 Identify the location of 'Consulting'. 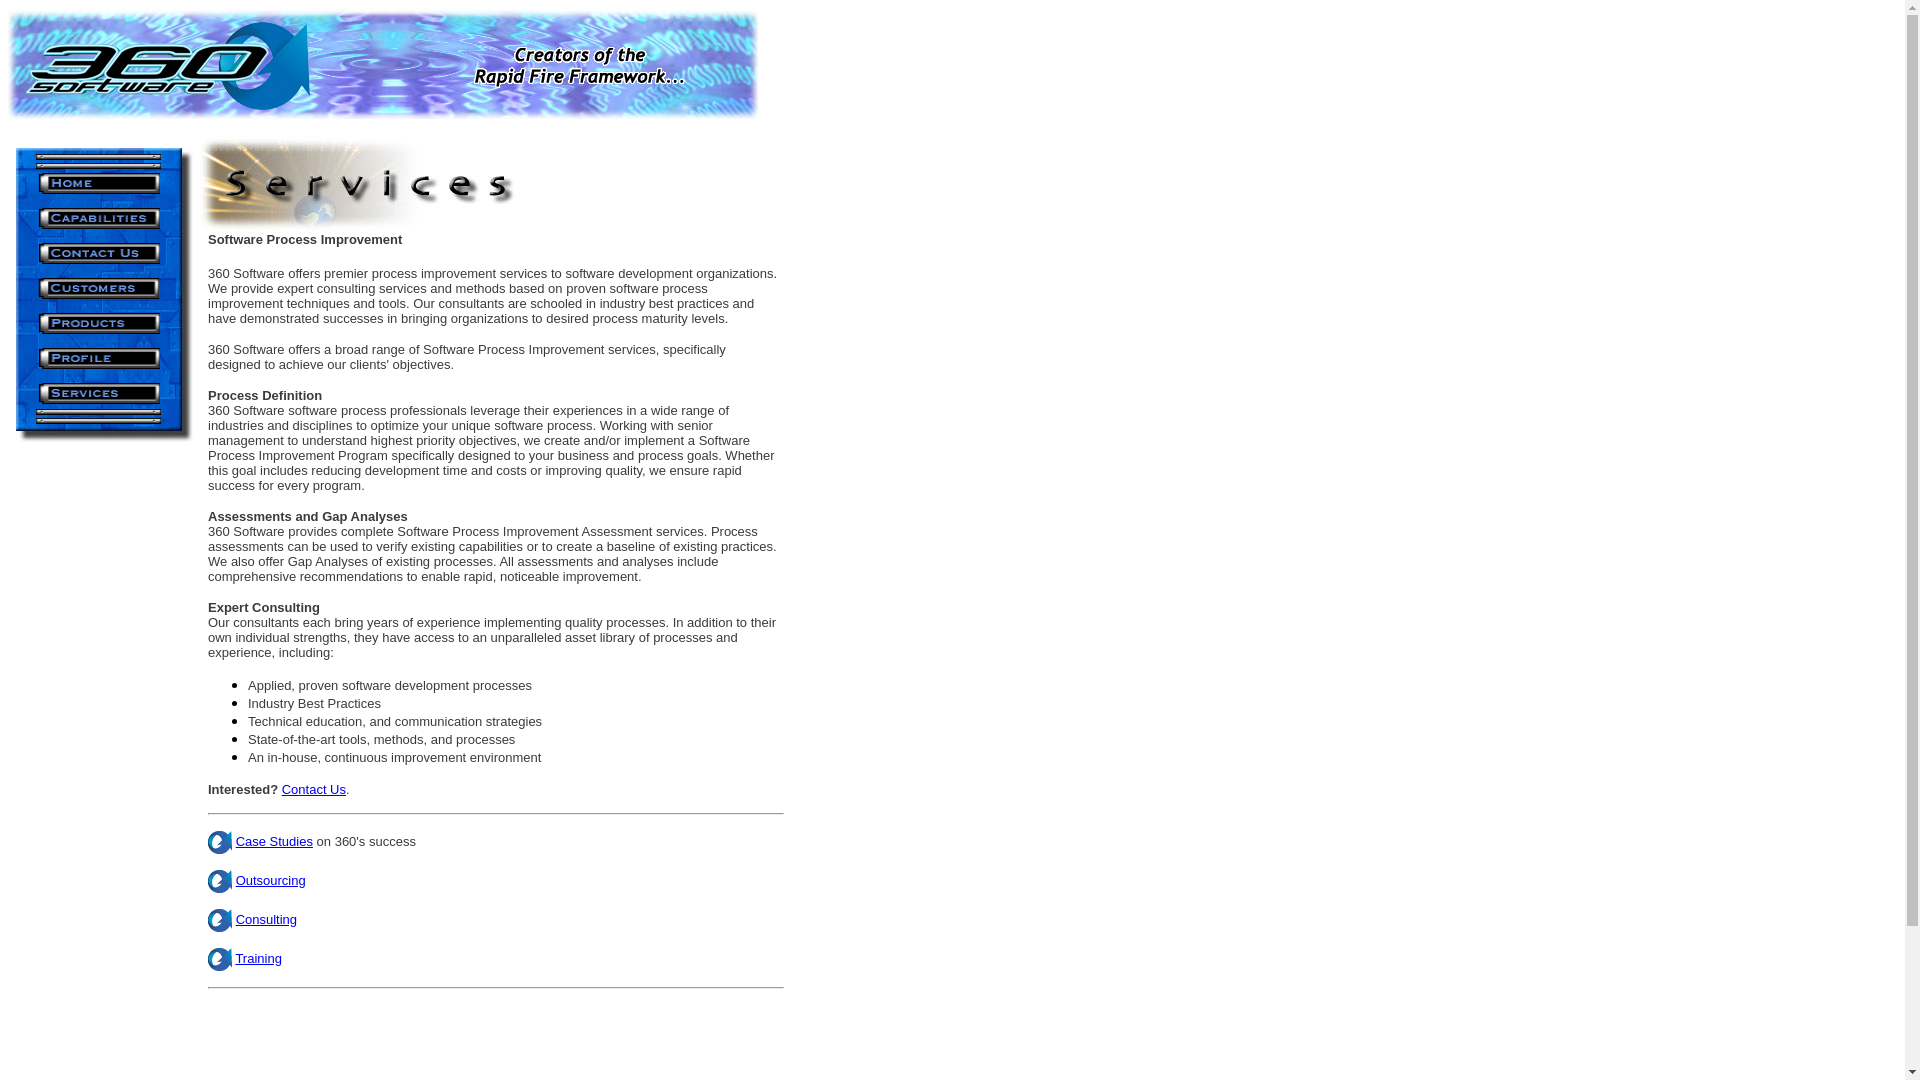
(265, 919).